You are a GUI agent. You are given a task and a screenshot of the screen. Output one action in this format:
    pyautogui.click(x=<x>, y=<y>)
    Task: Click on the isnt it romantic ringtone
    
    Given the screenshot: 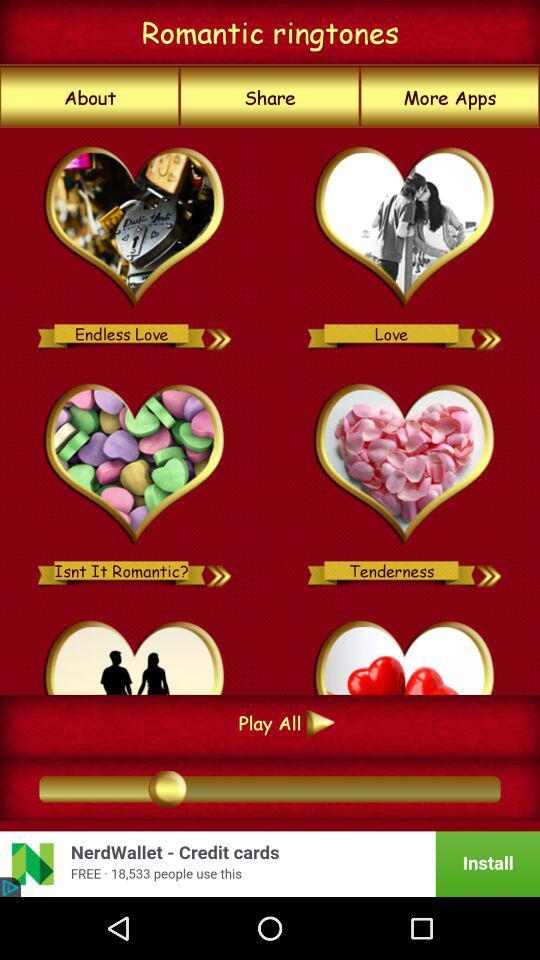 What is the action you would take?
    pyautogui.click(x=219, y=570)
    